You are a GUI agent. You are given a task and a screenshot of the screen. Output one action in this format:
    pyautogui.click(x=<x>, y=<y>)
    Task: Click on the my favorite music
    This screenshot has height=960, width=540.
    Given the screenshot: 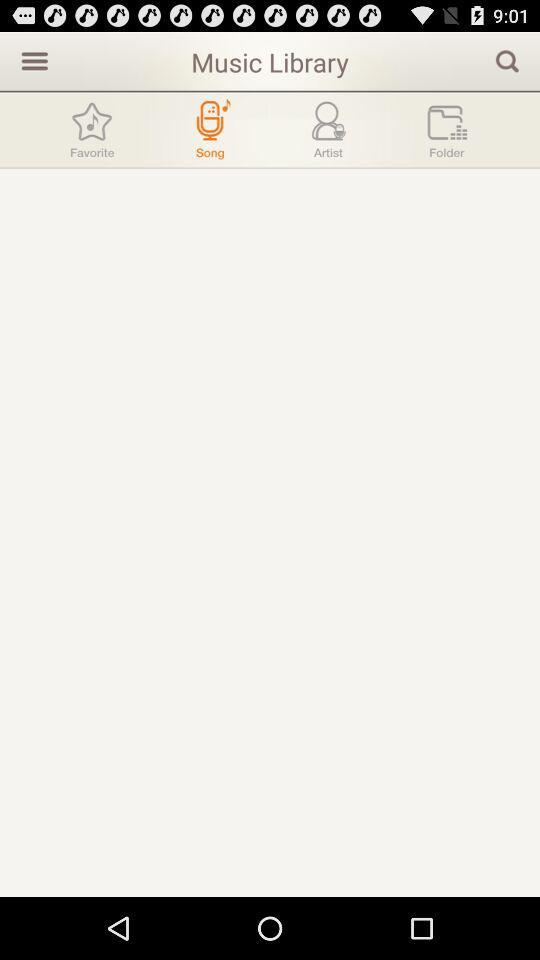 What is the action you would take?
    pyautogui.click(x=91, y=128)
    